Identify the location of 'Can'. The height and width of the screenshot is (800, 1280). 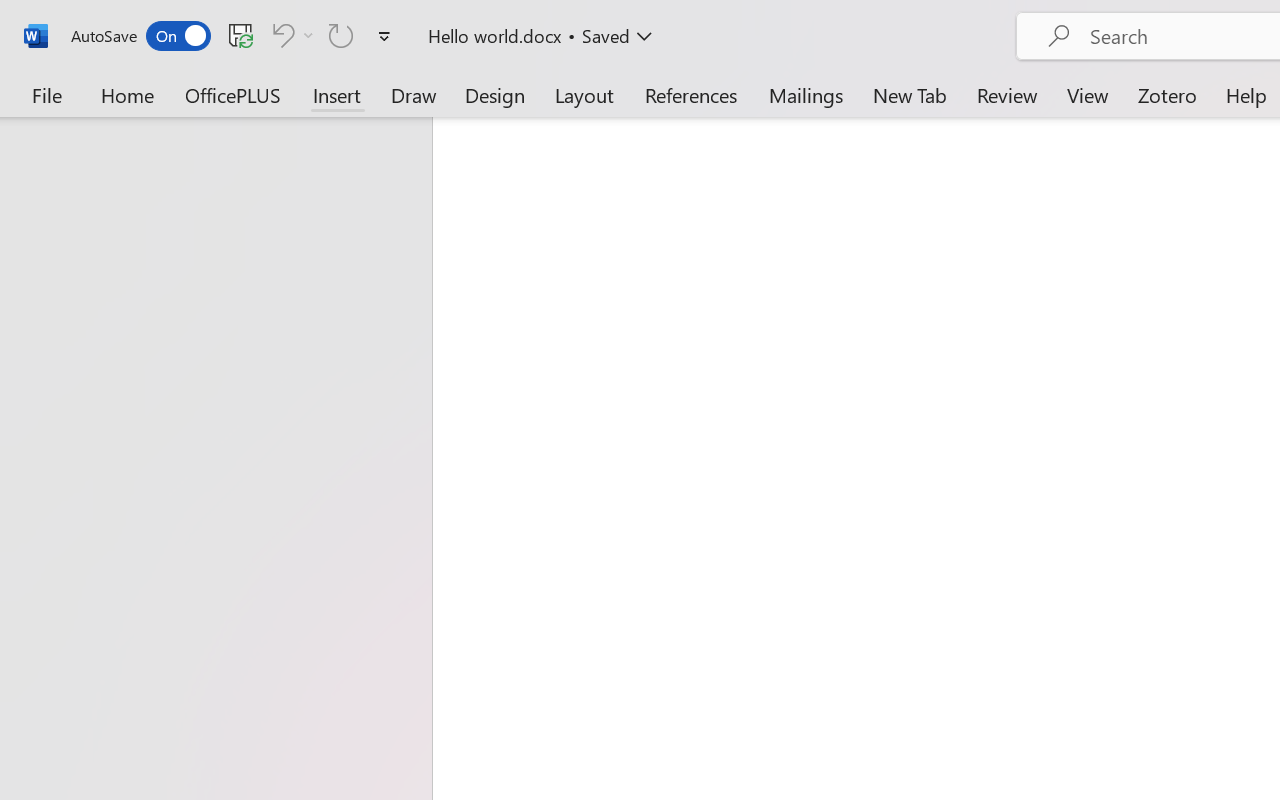
(341, 34).